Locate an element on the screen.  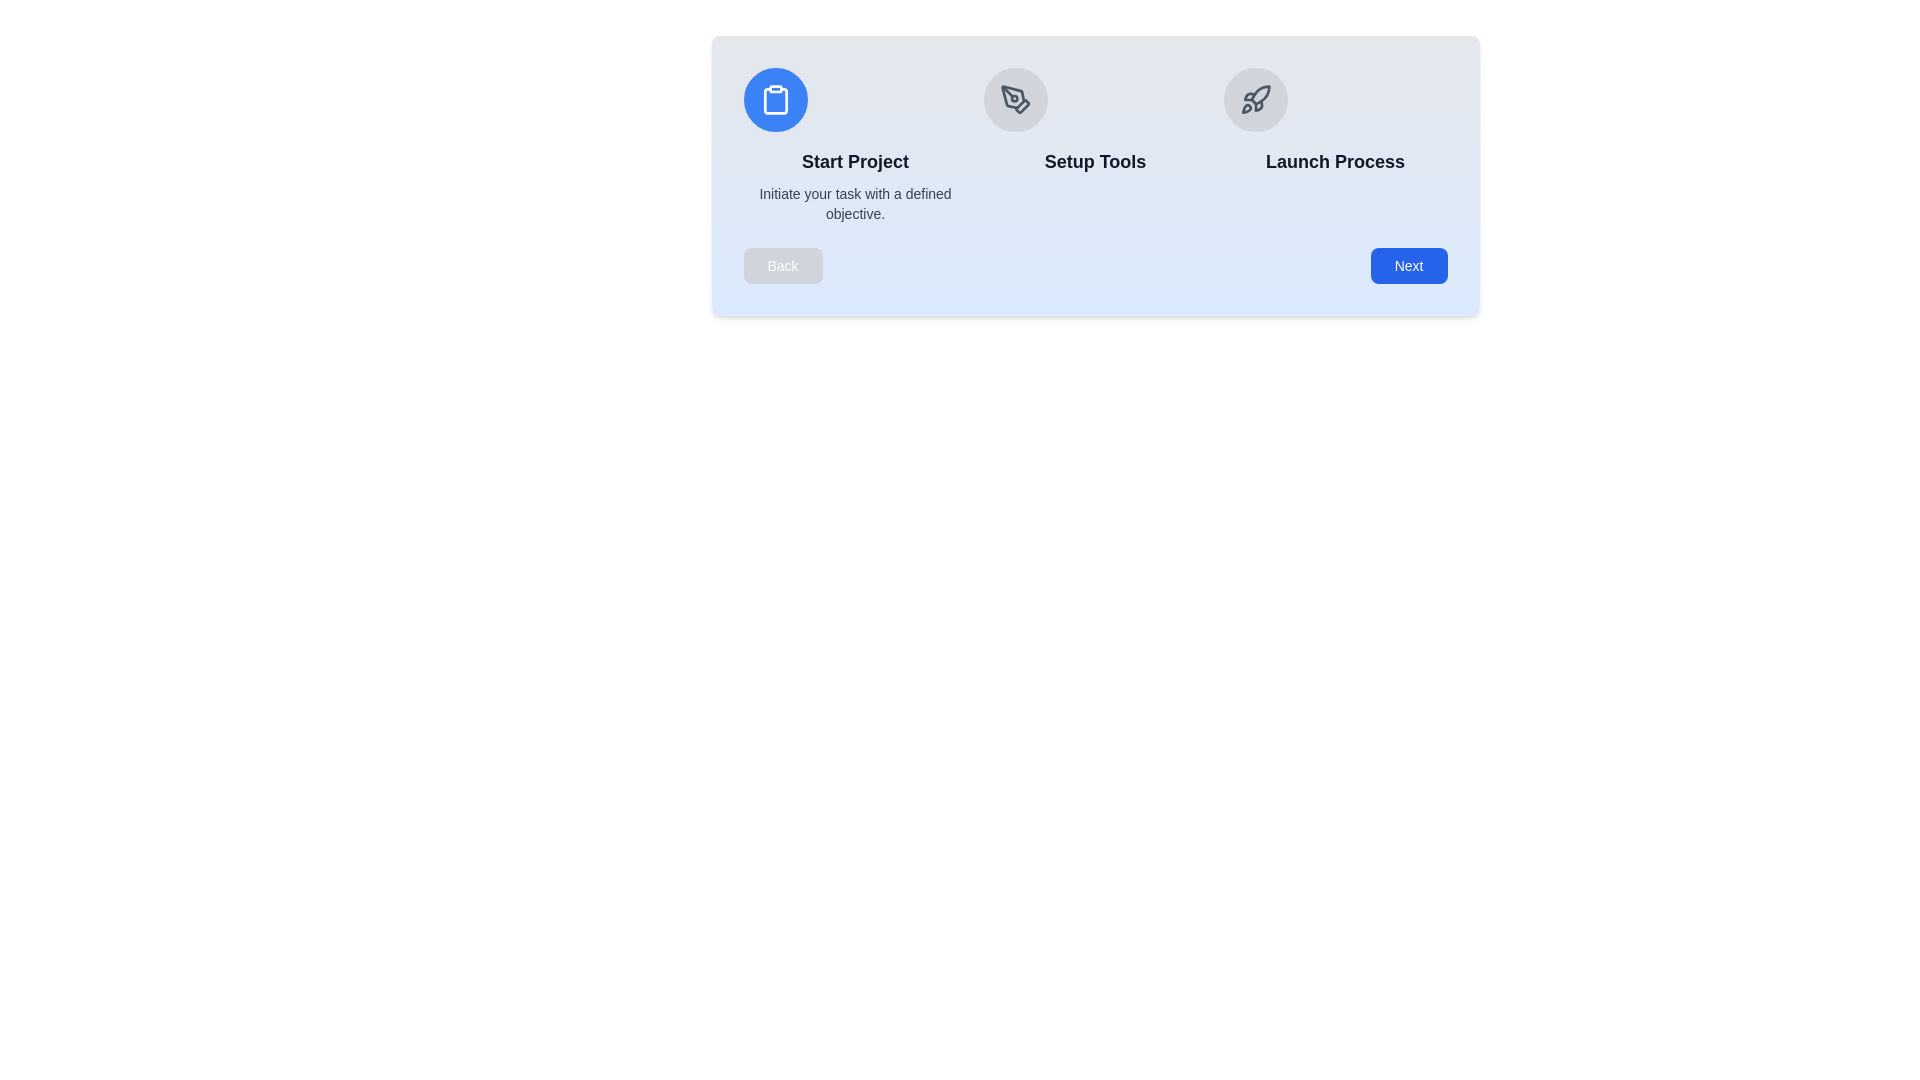
the icon of the current step to focus on it visually is located at coordinates (774, 100).